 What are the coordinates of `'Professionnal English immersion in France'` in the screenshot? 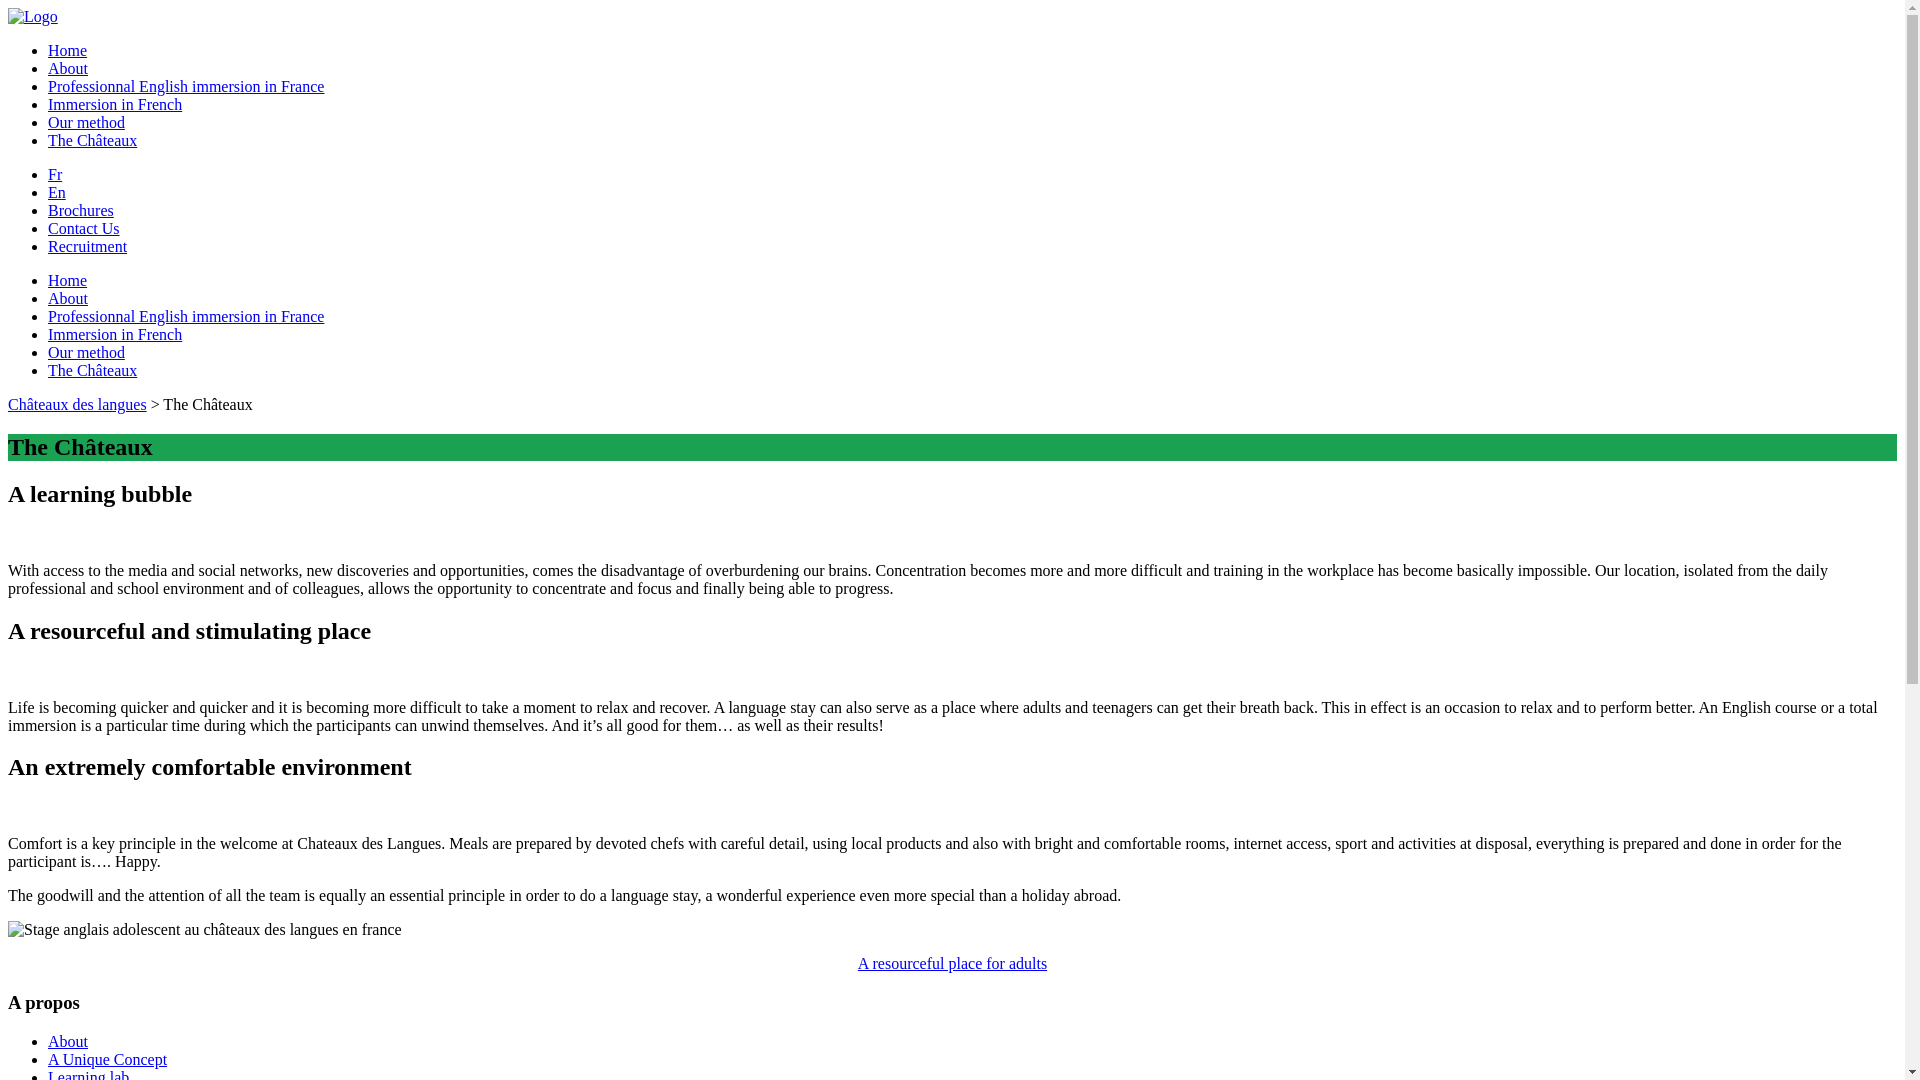 It's located at (186, 85).